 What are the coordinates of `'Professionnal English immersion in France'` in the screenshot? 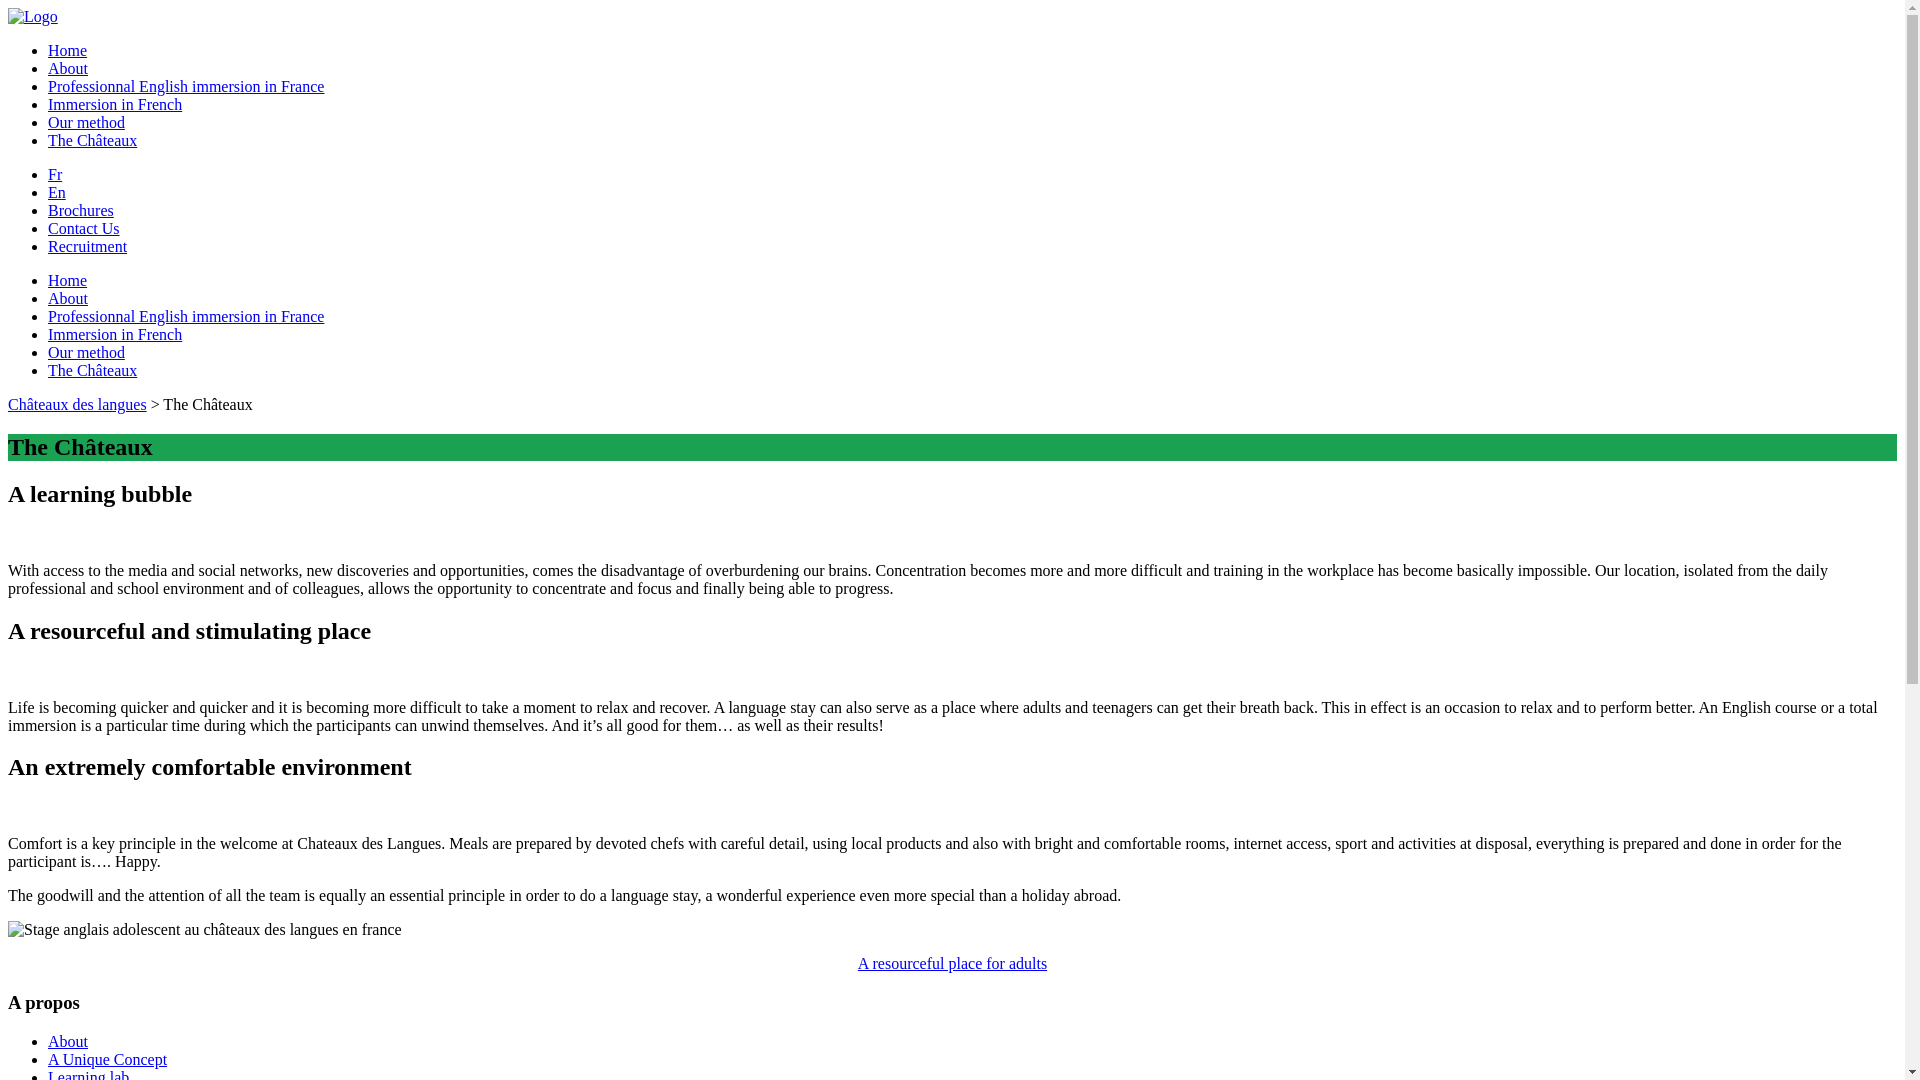 It's located at (186, 85).